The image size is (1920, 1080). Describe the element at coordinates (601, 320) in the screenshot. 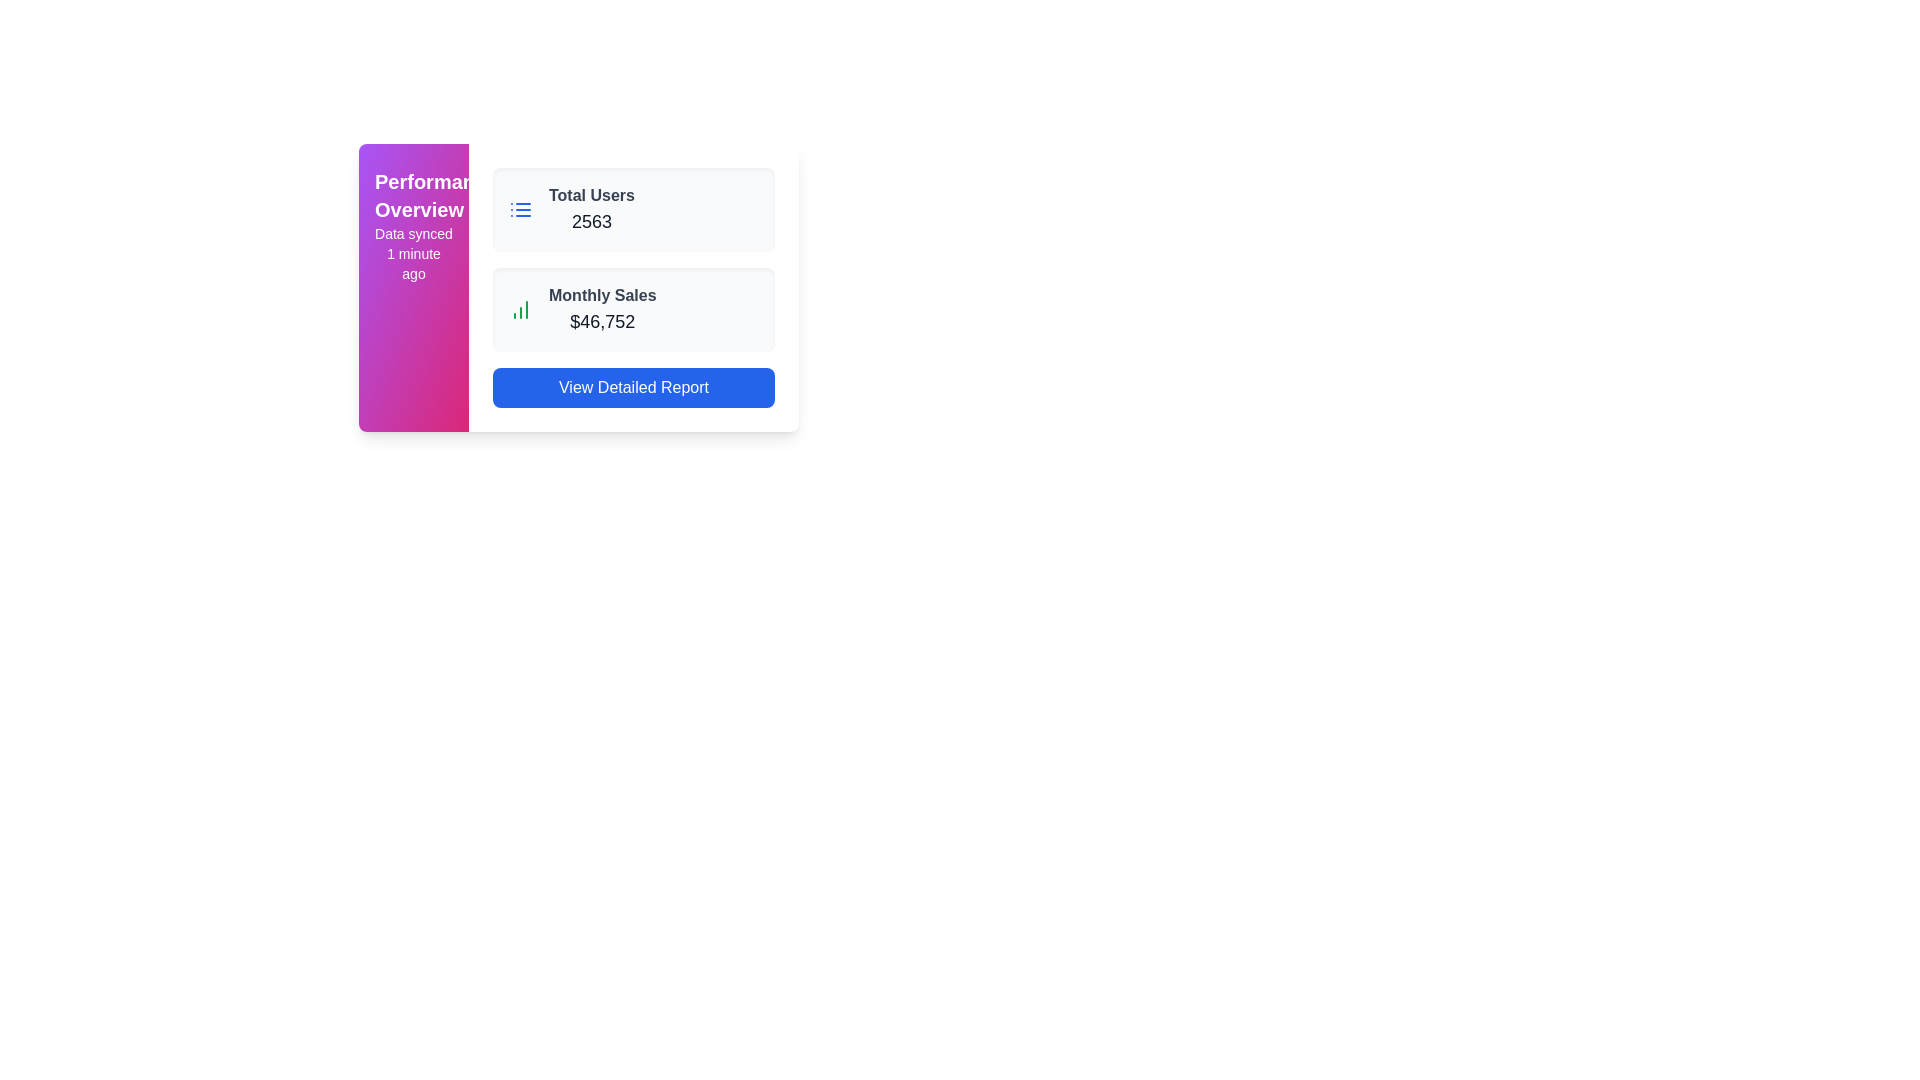

I see `the Static Text Display showing the current value of monthly sales, located in the 'Monthly Sales' section, centered horizontally towards the top-right area of the interface` at that location.